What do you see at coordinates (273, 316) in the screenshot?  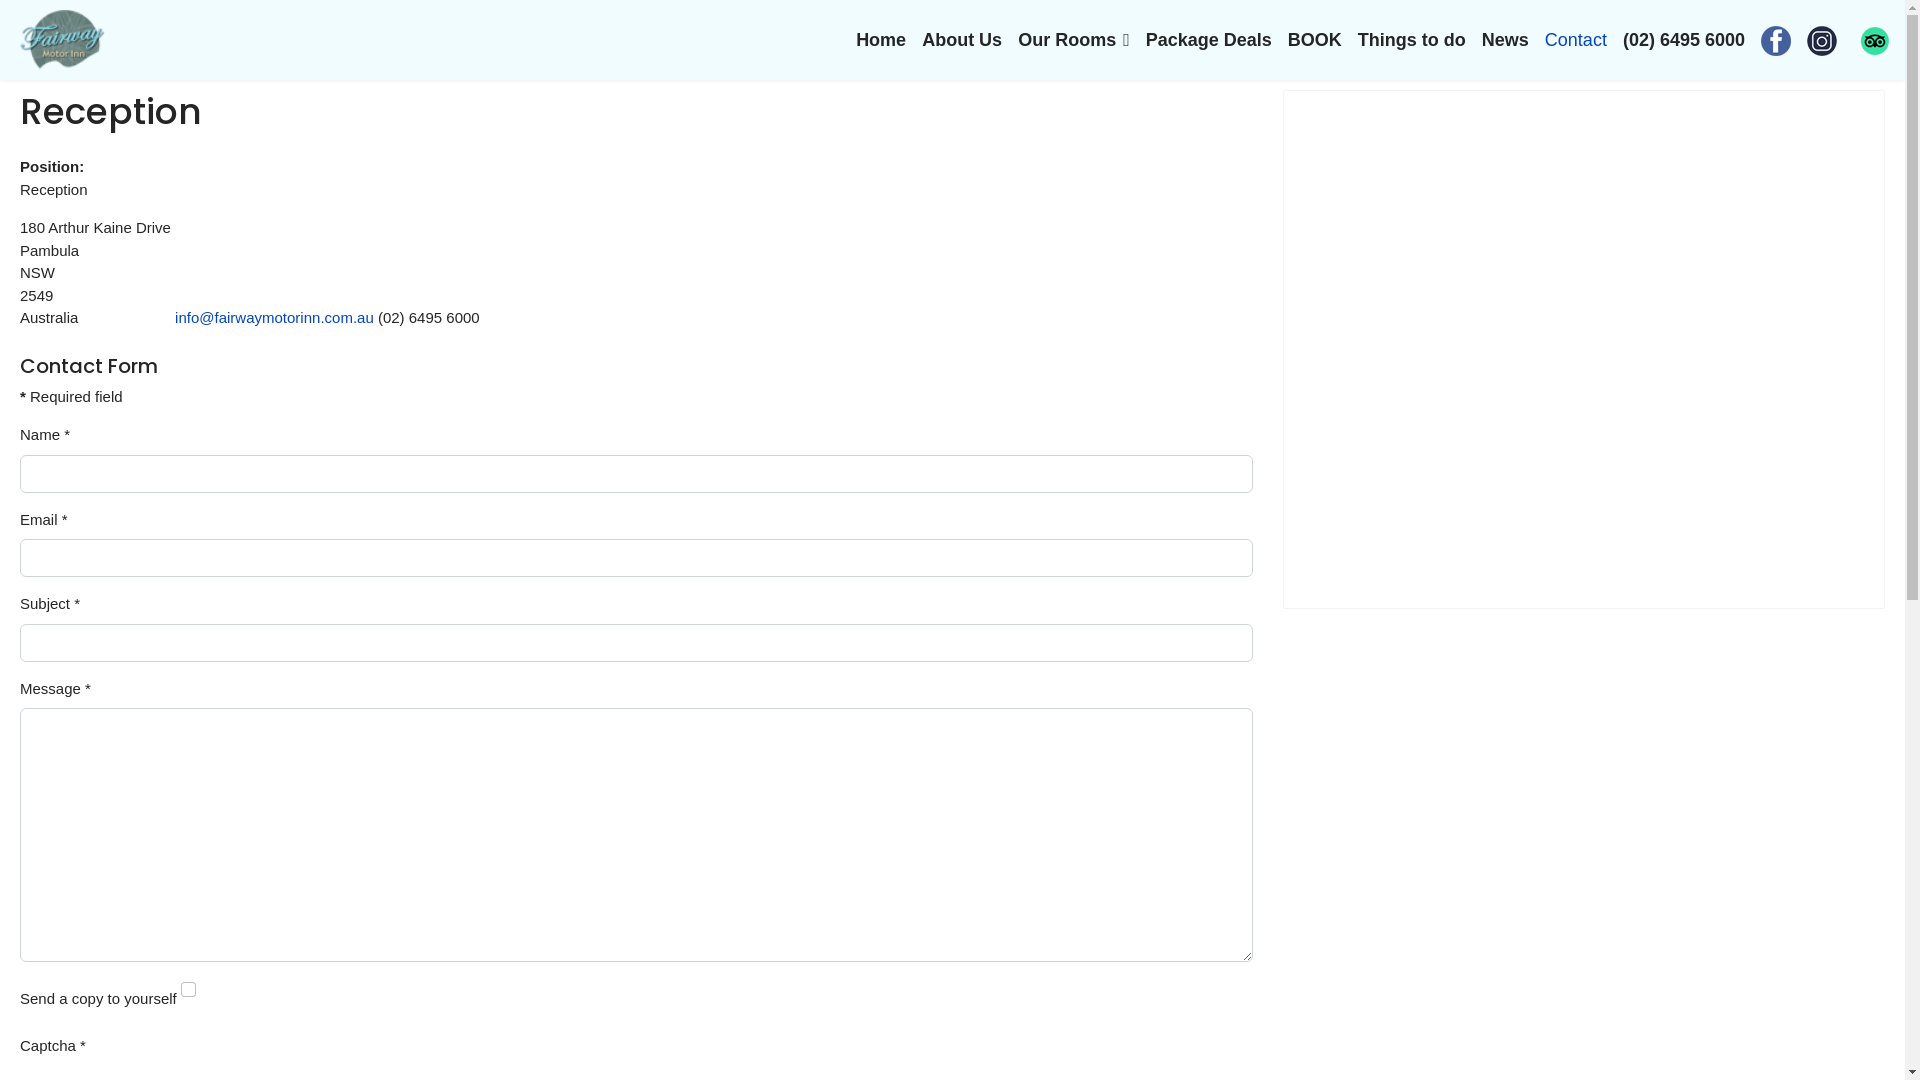 I see `'info@fairwaymotorinn.com.au'` at bounding box center [273, 316].